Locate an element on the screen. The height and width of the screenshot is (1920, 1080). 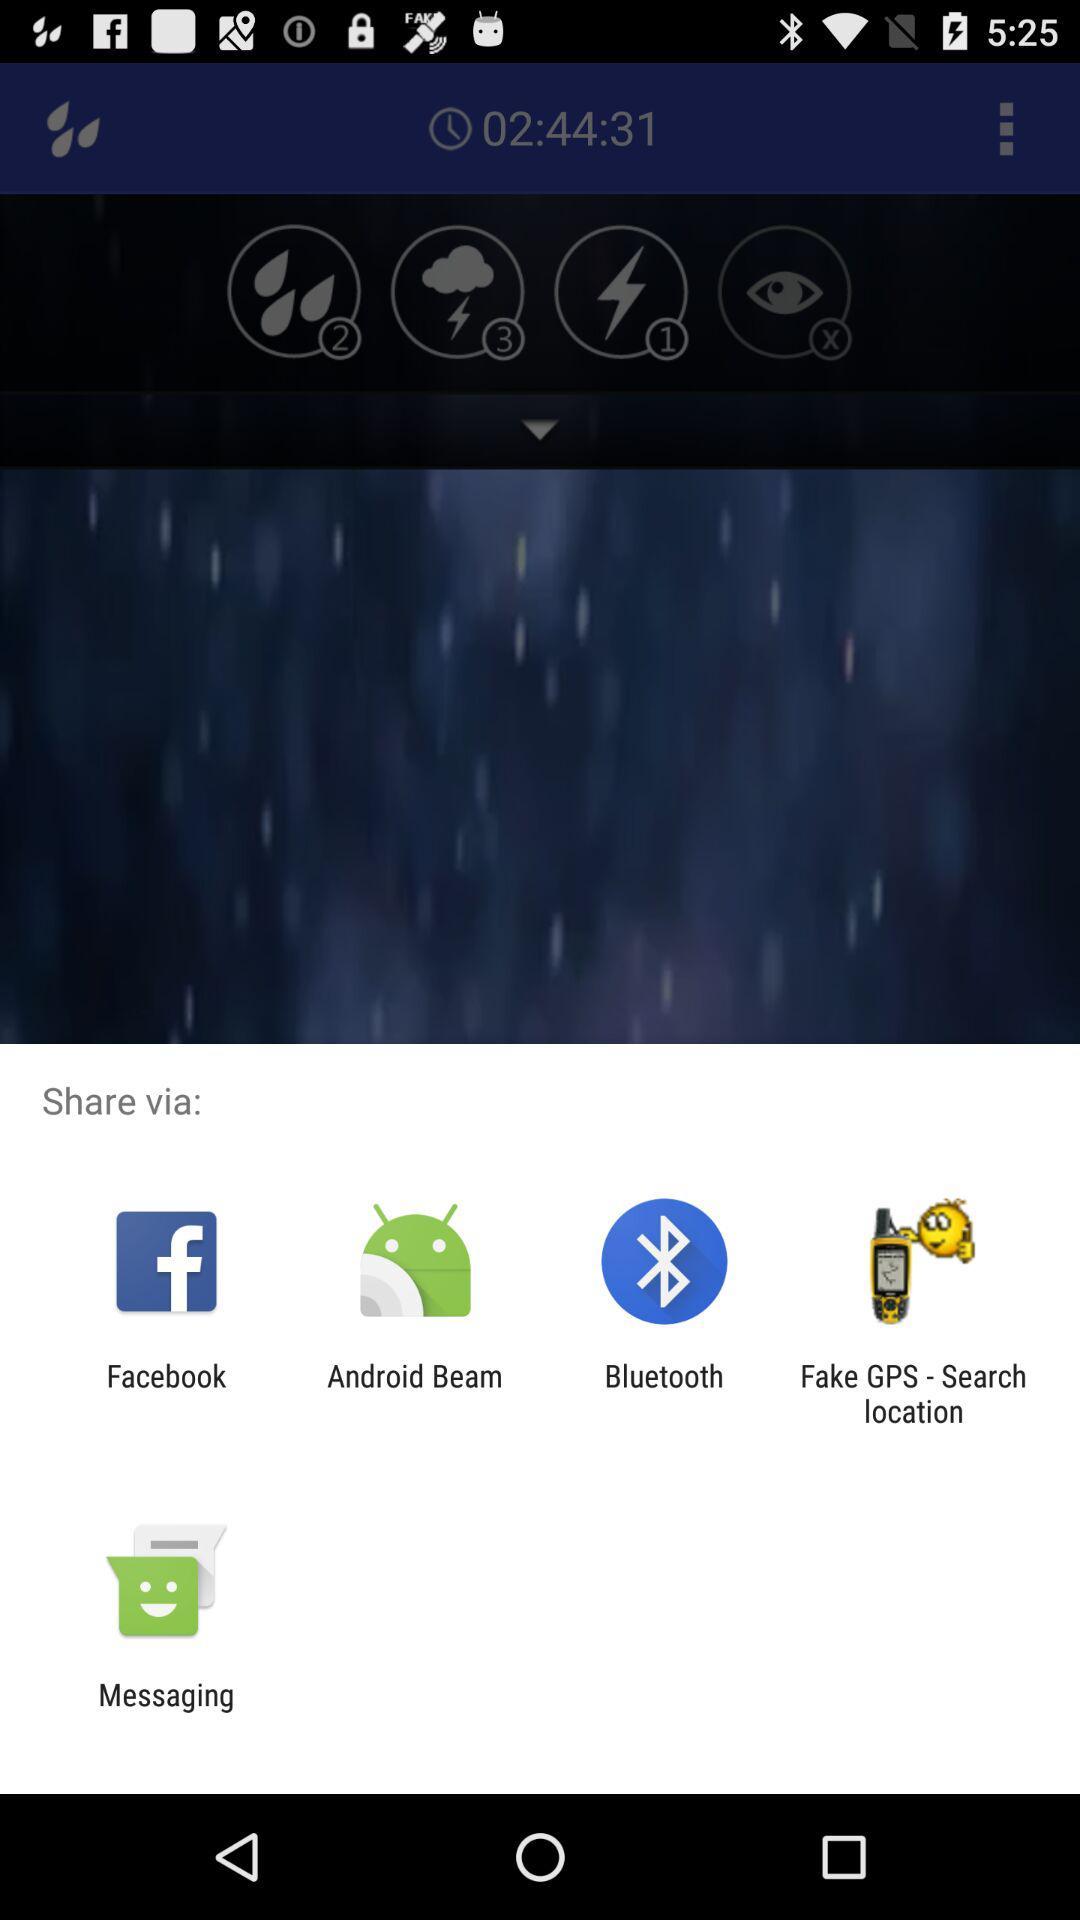
app next to the android beam icon is located at coordinates (165, 1392).